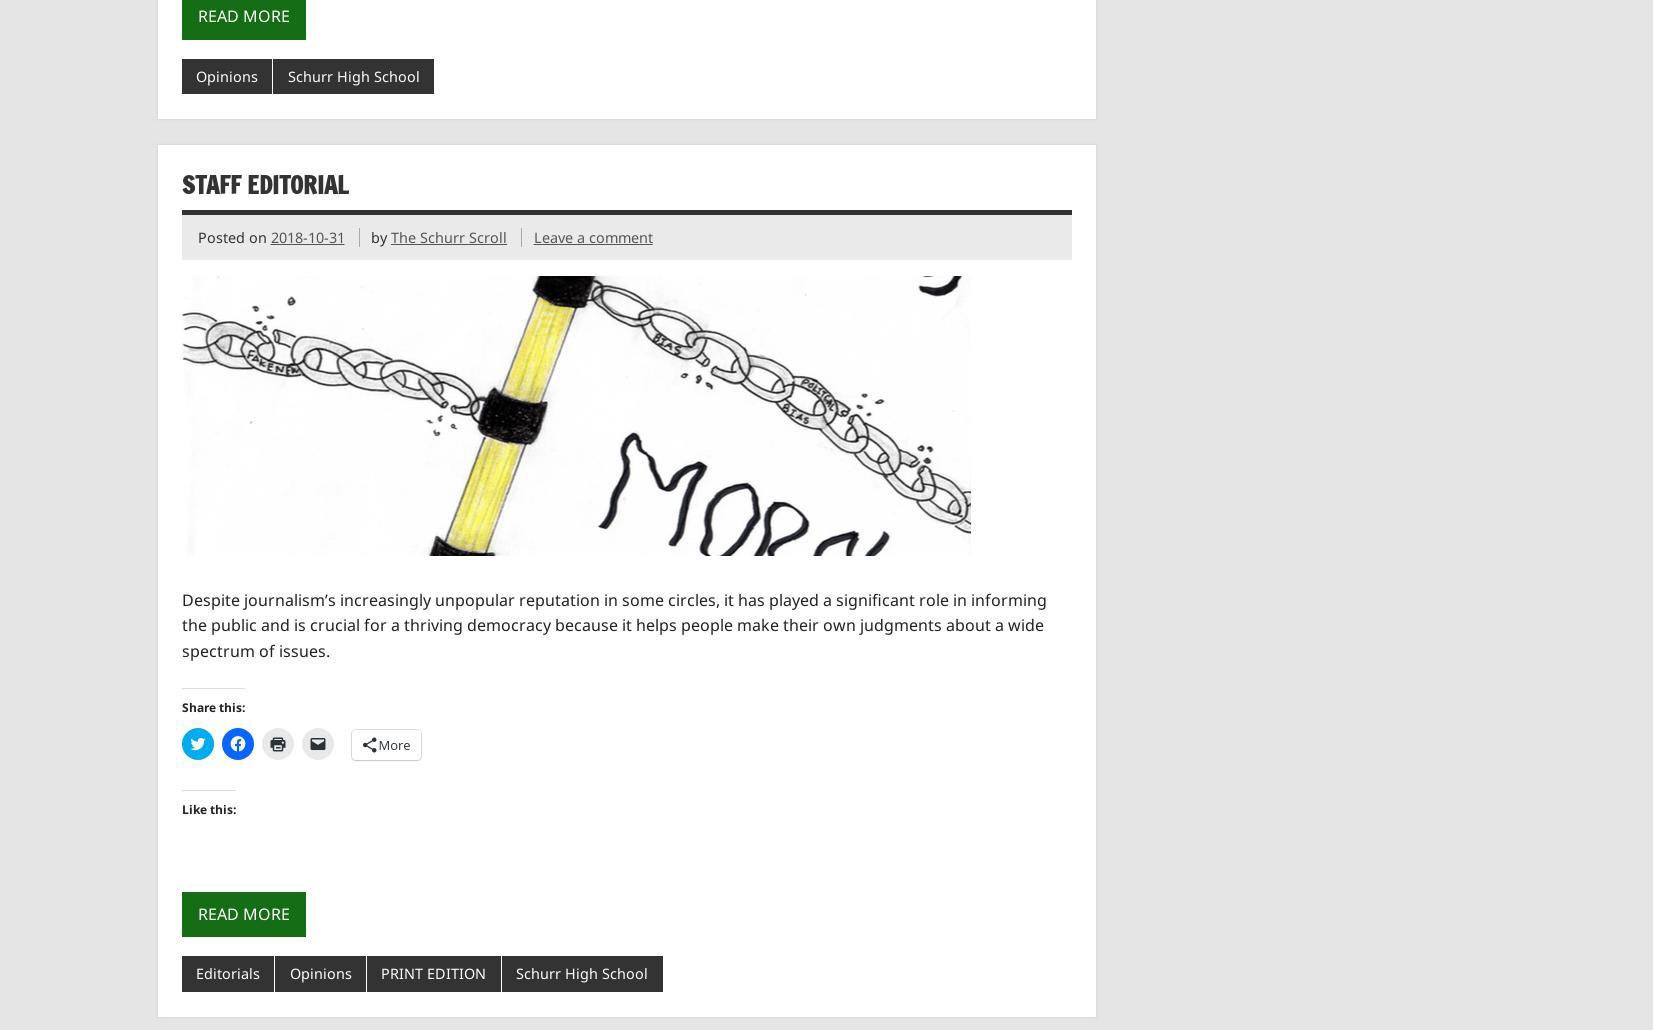  Describe the element at coordinates (305, 236) in the screenshot. I see `'2018-10-31'` at that location.